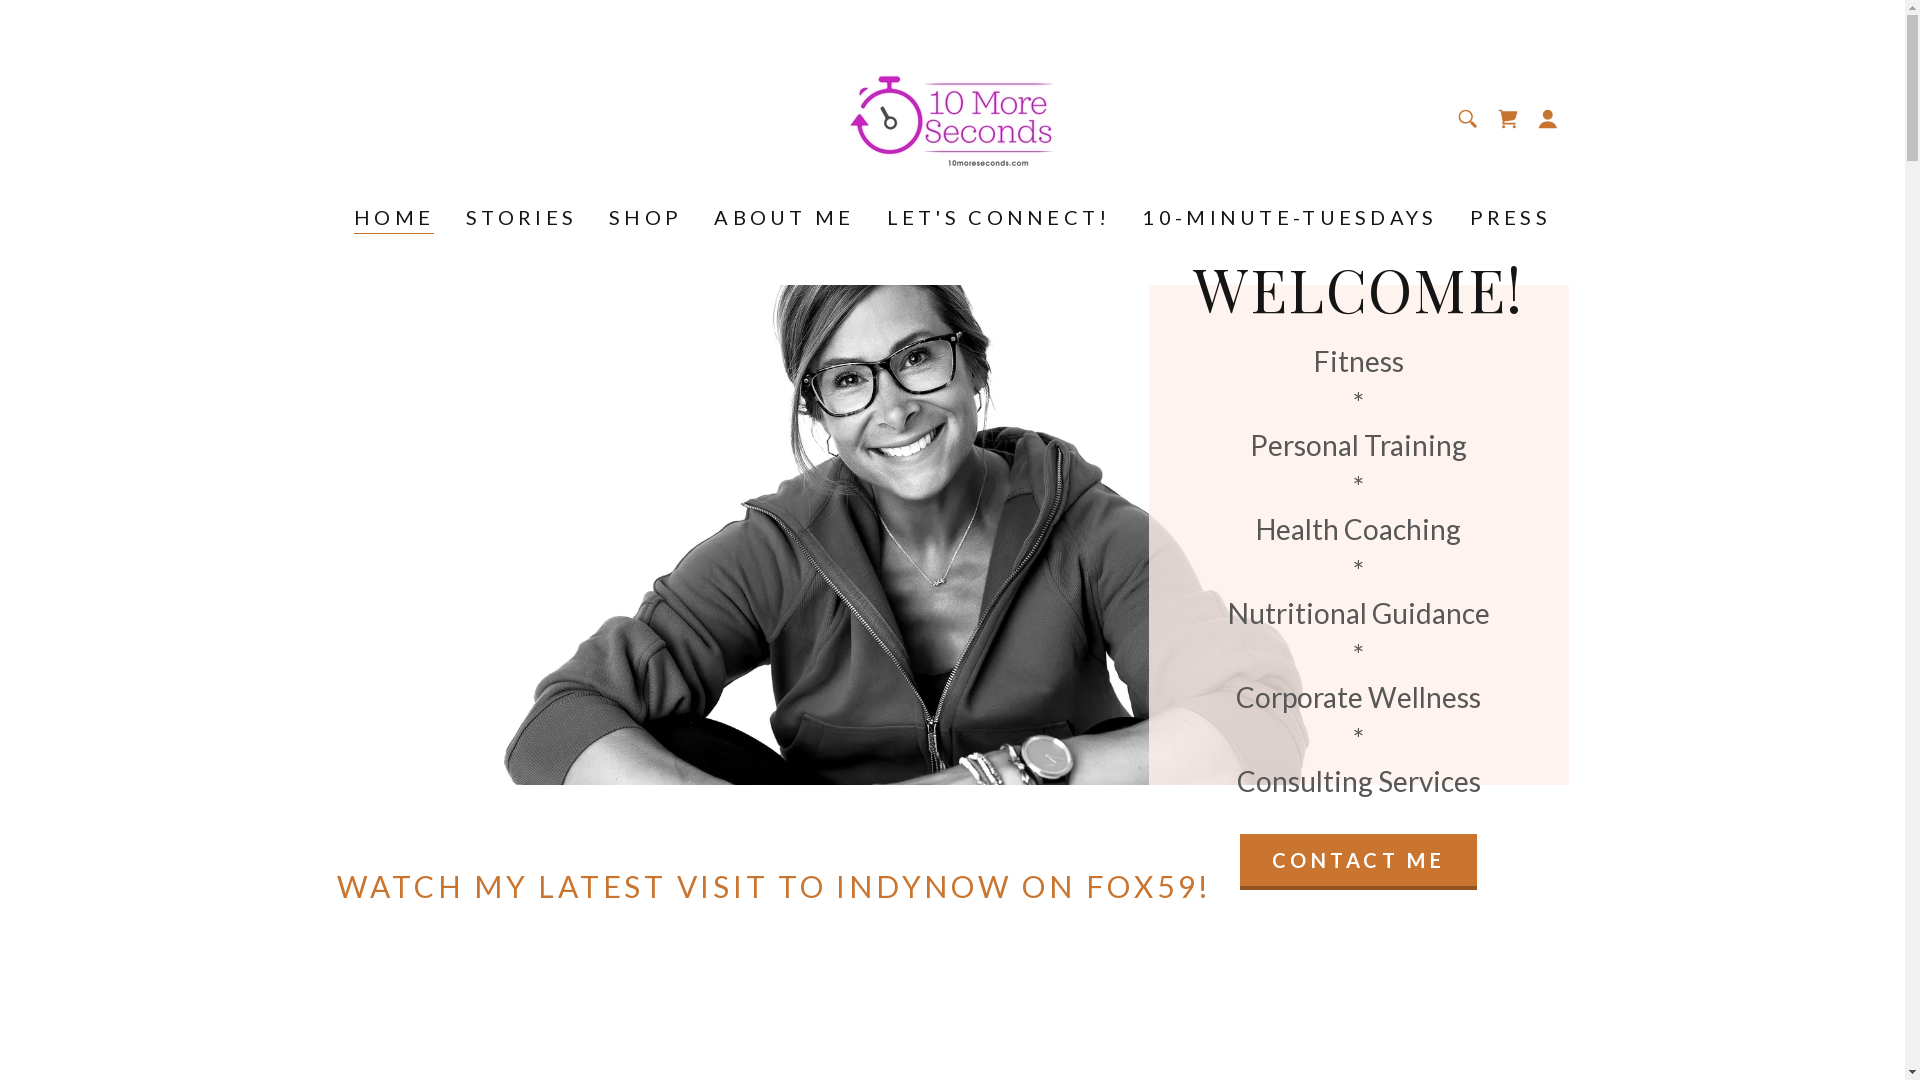 This screenshot has width=1920, height=1080. I want to click on 'HOME', so click(393, 219).